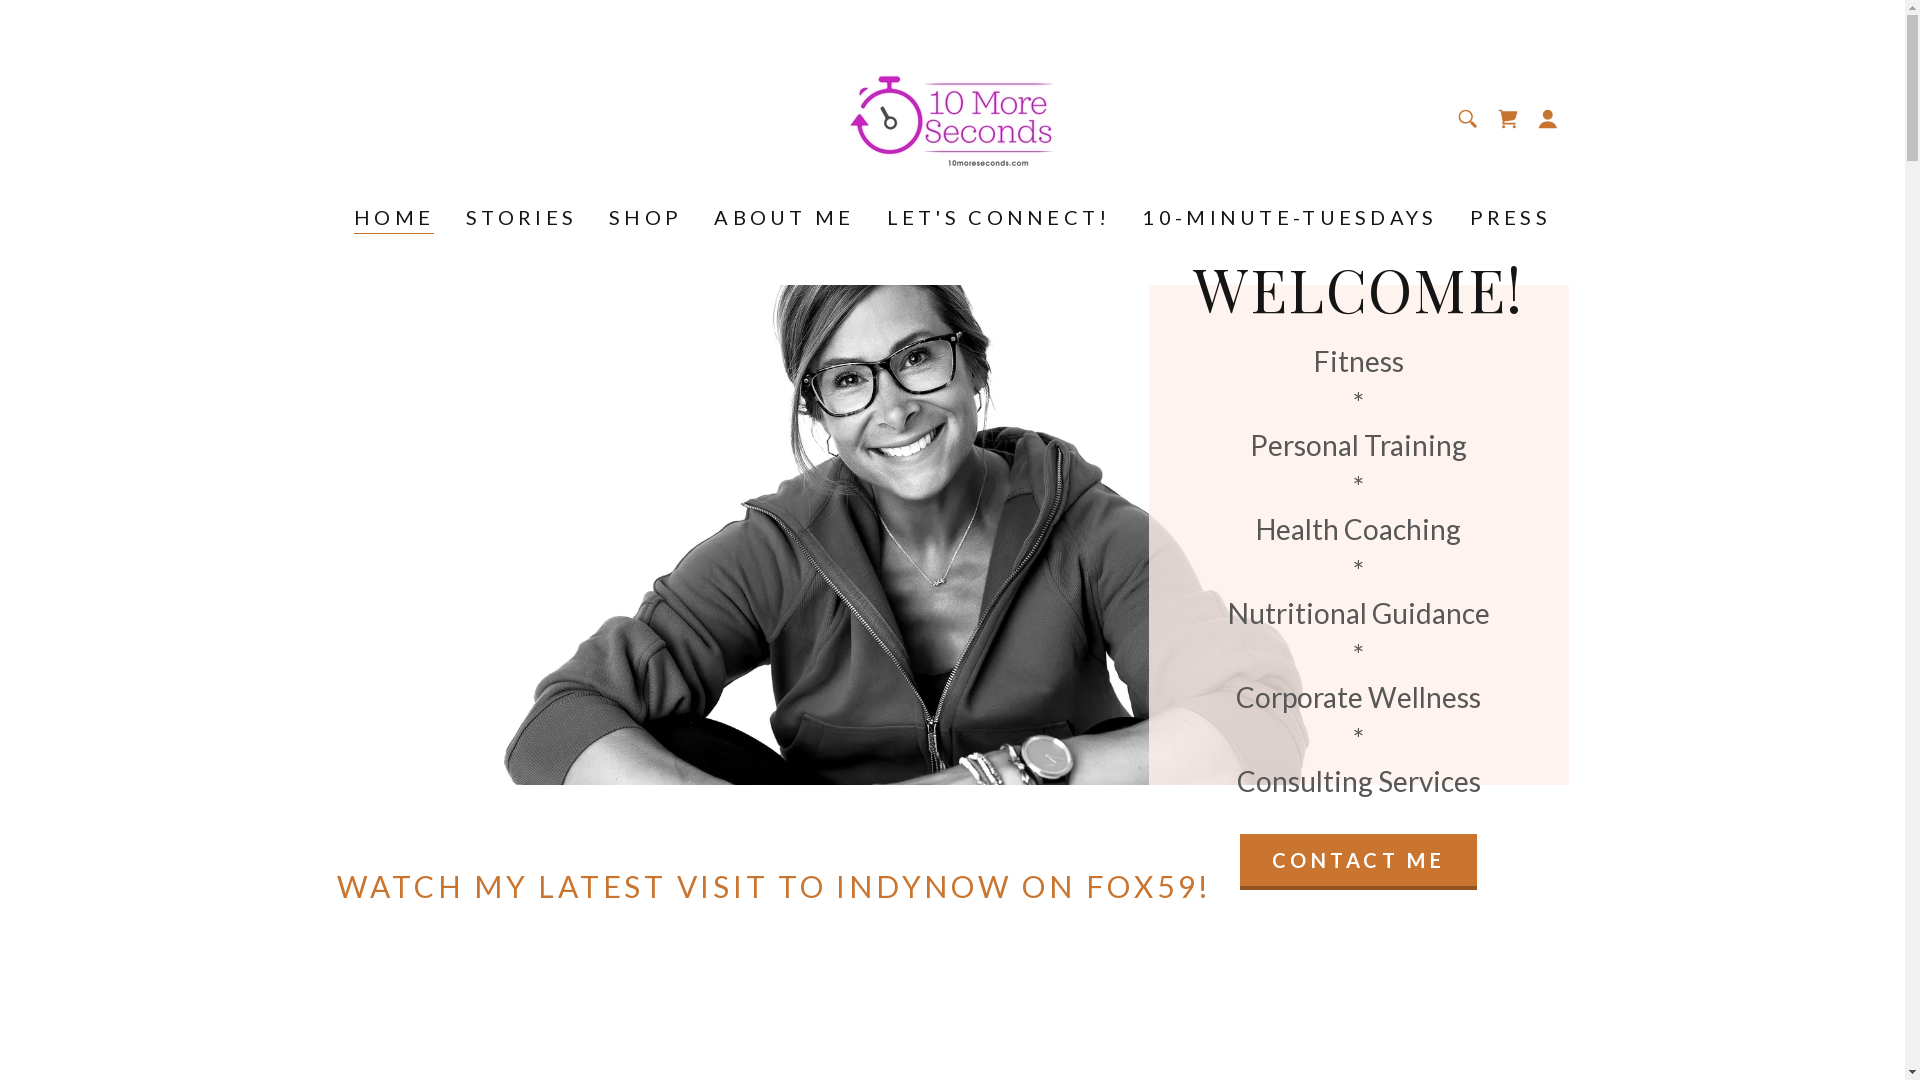 This screenshot has width=1920, height=1080. I want to click on 'HOME', so click(393, 219).